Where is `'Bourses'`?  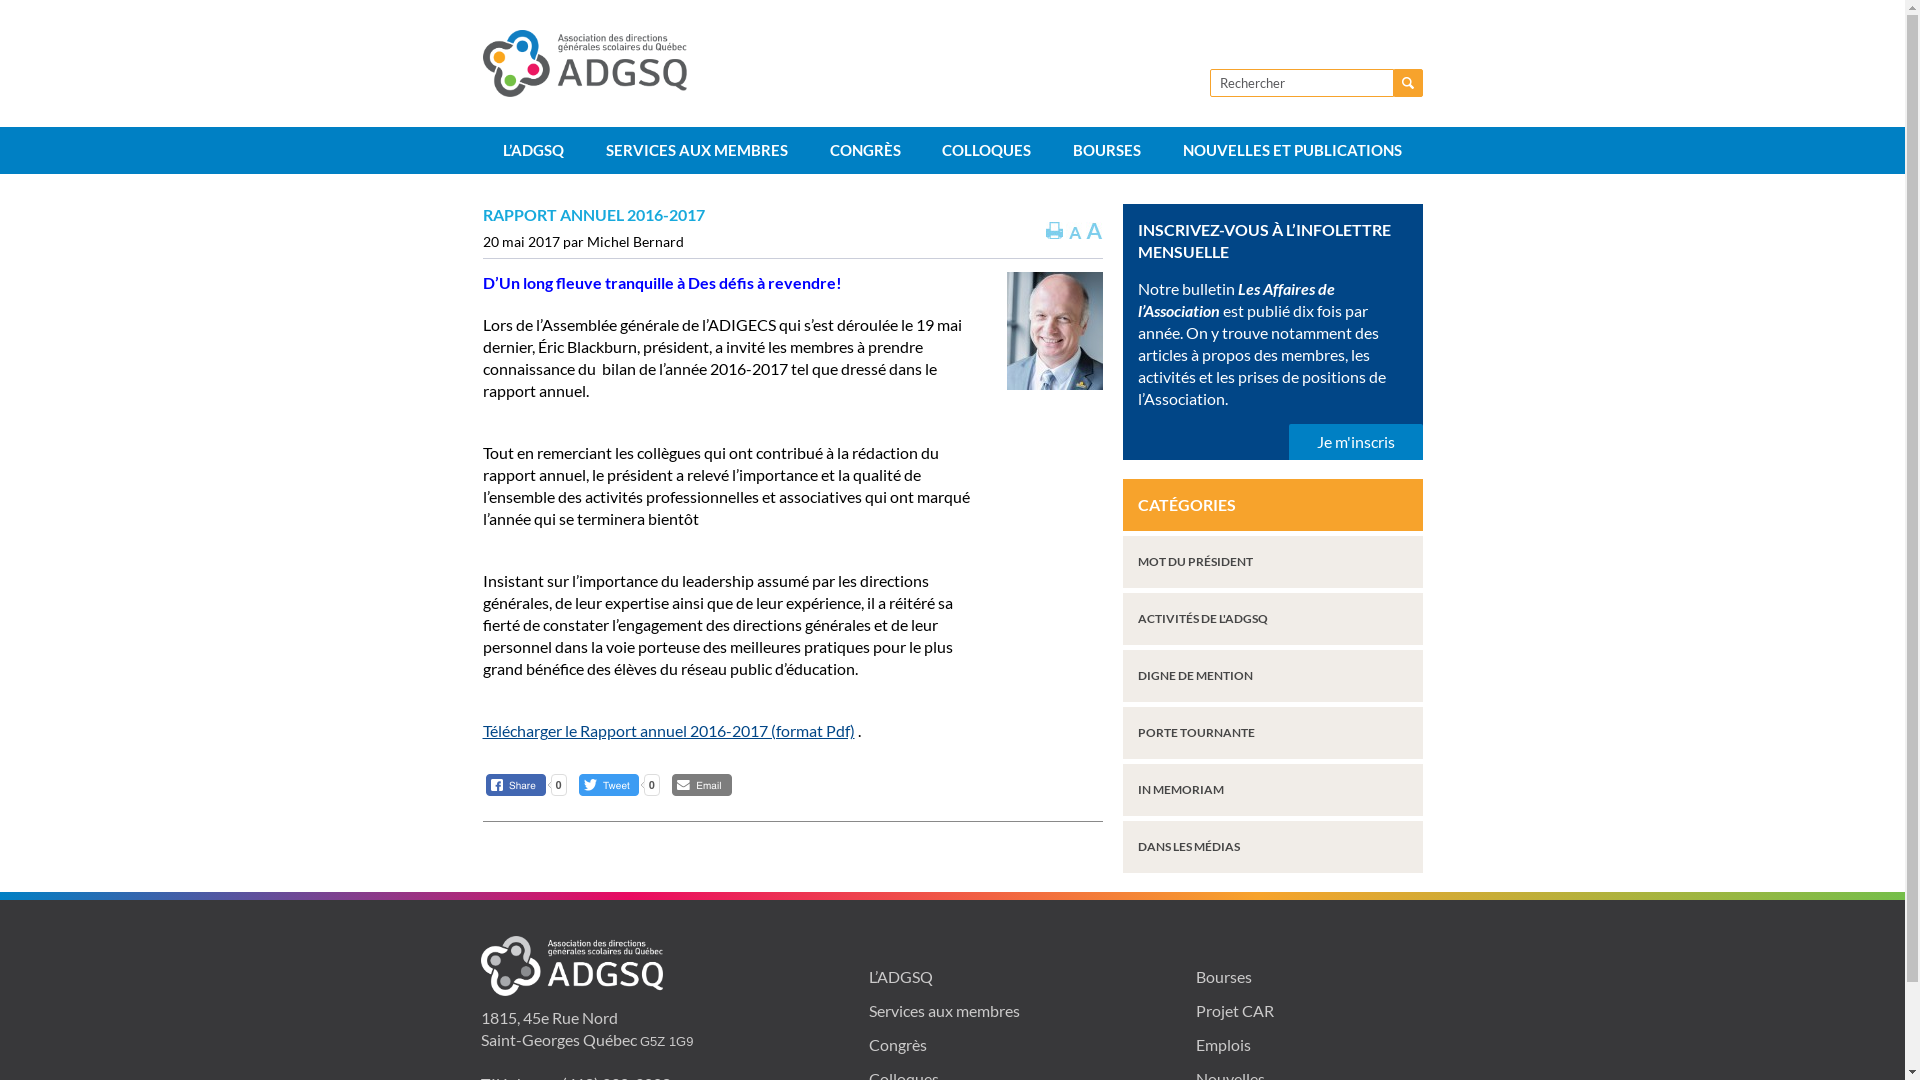 'Bourses' is located at coordinates (1223, 975).